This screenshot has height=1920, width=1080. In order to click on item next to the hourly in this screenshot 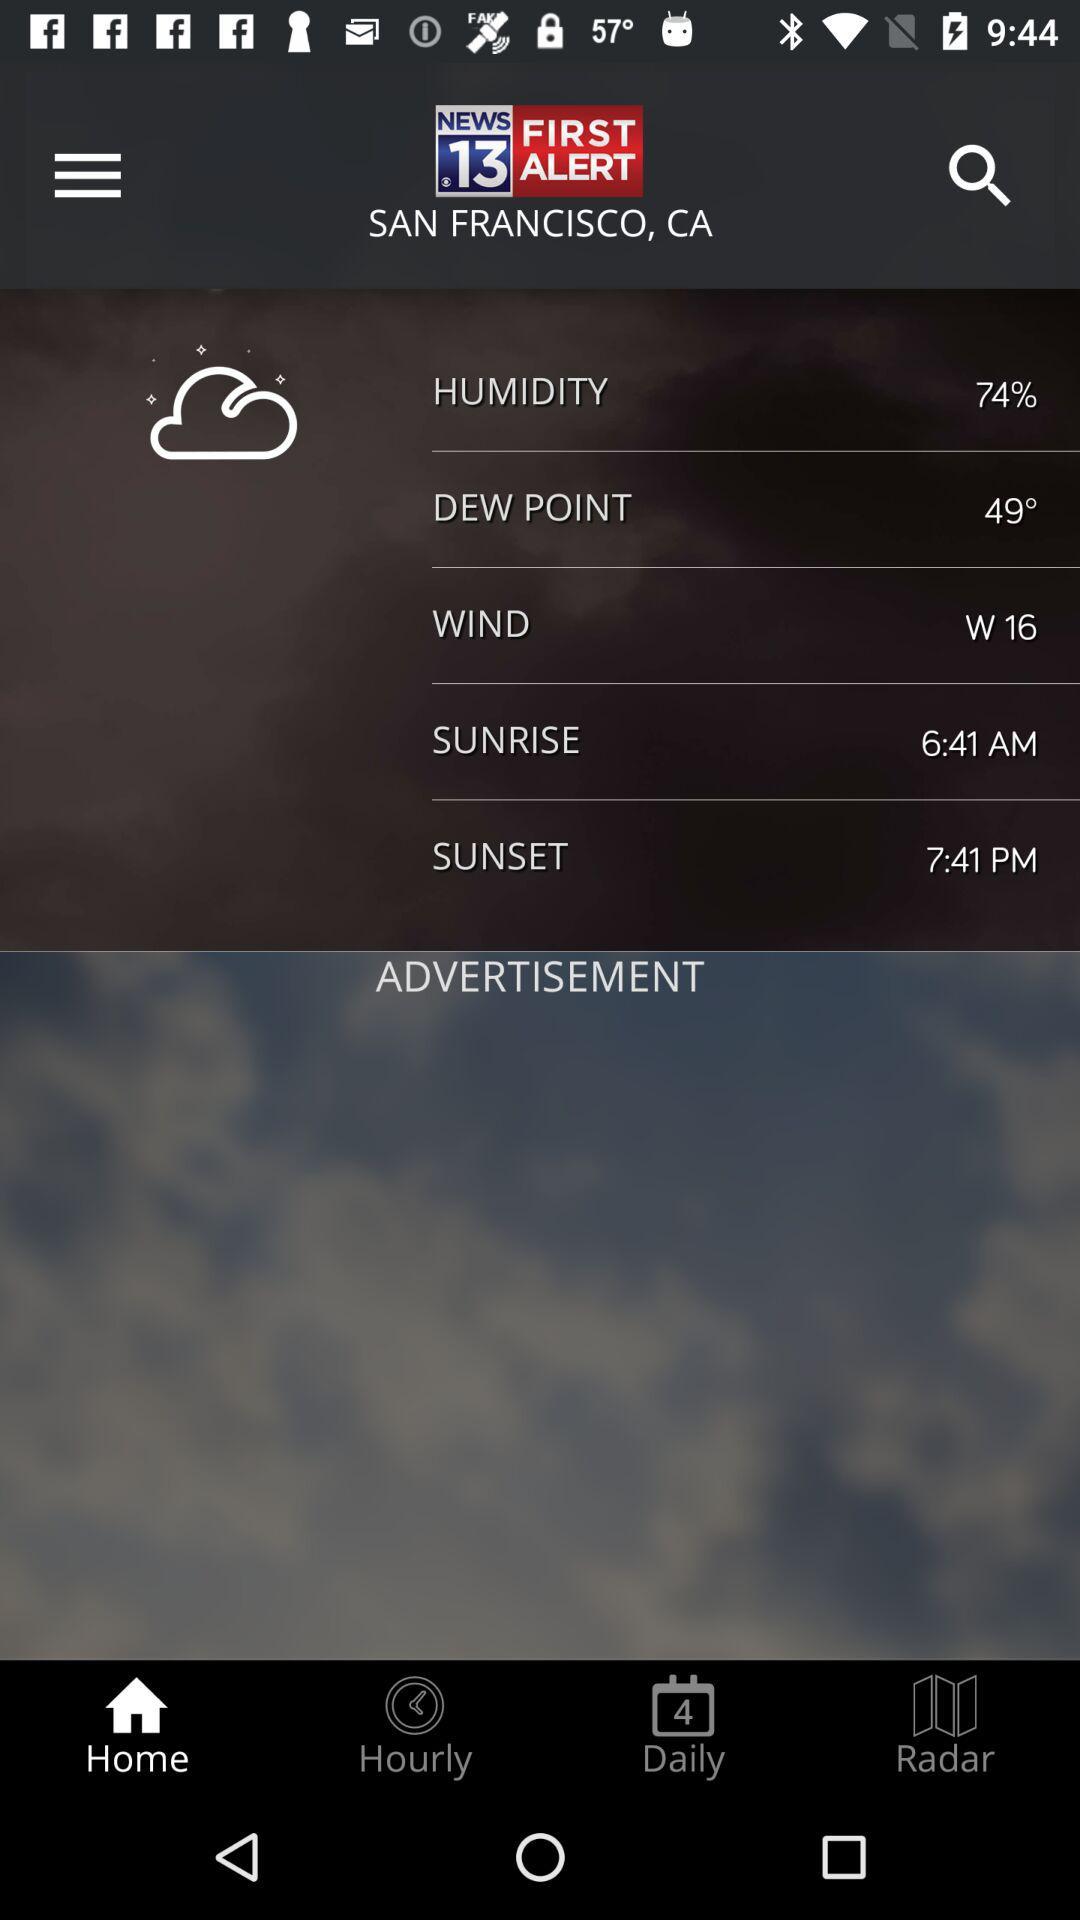, I will do `click(135, 1726)`.